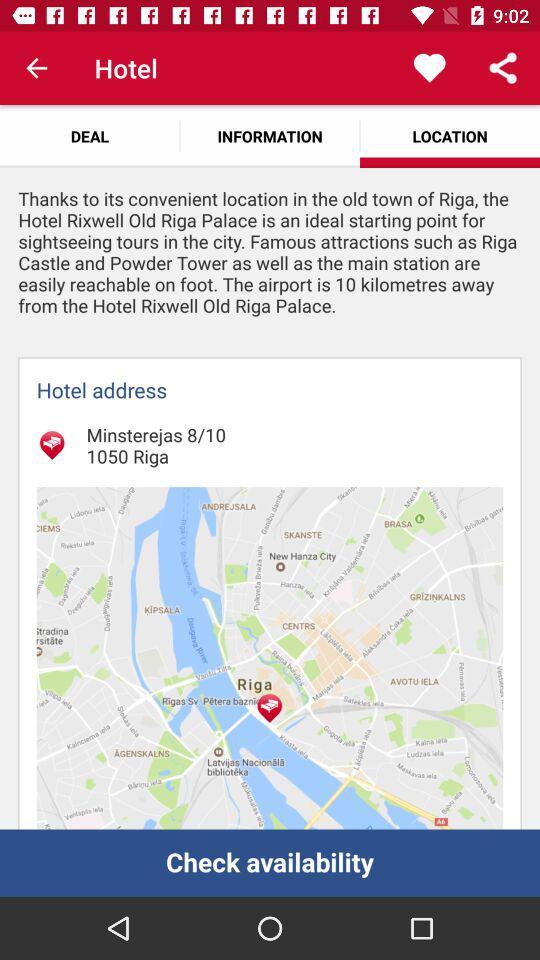  I want to click on deal icon, so click(89, 135).